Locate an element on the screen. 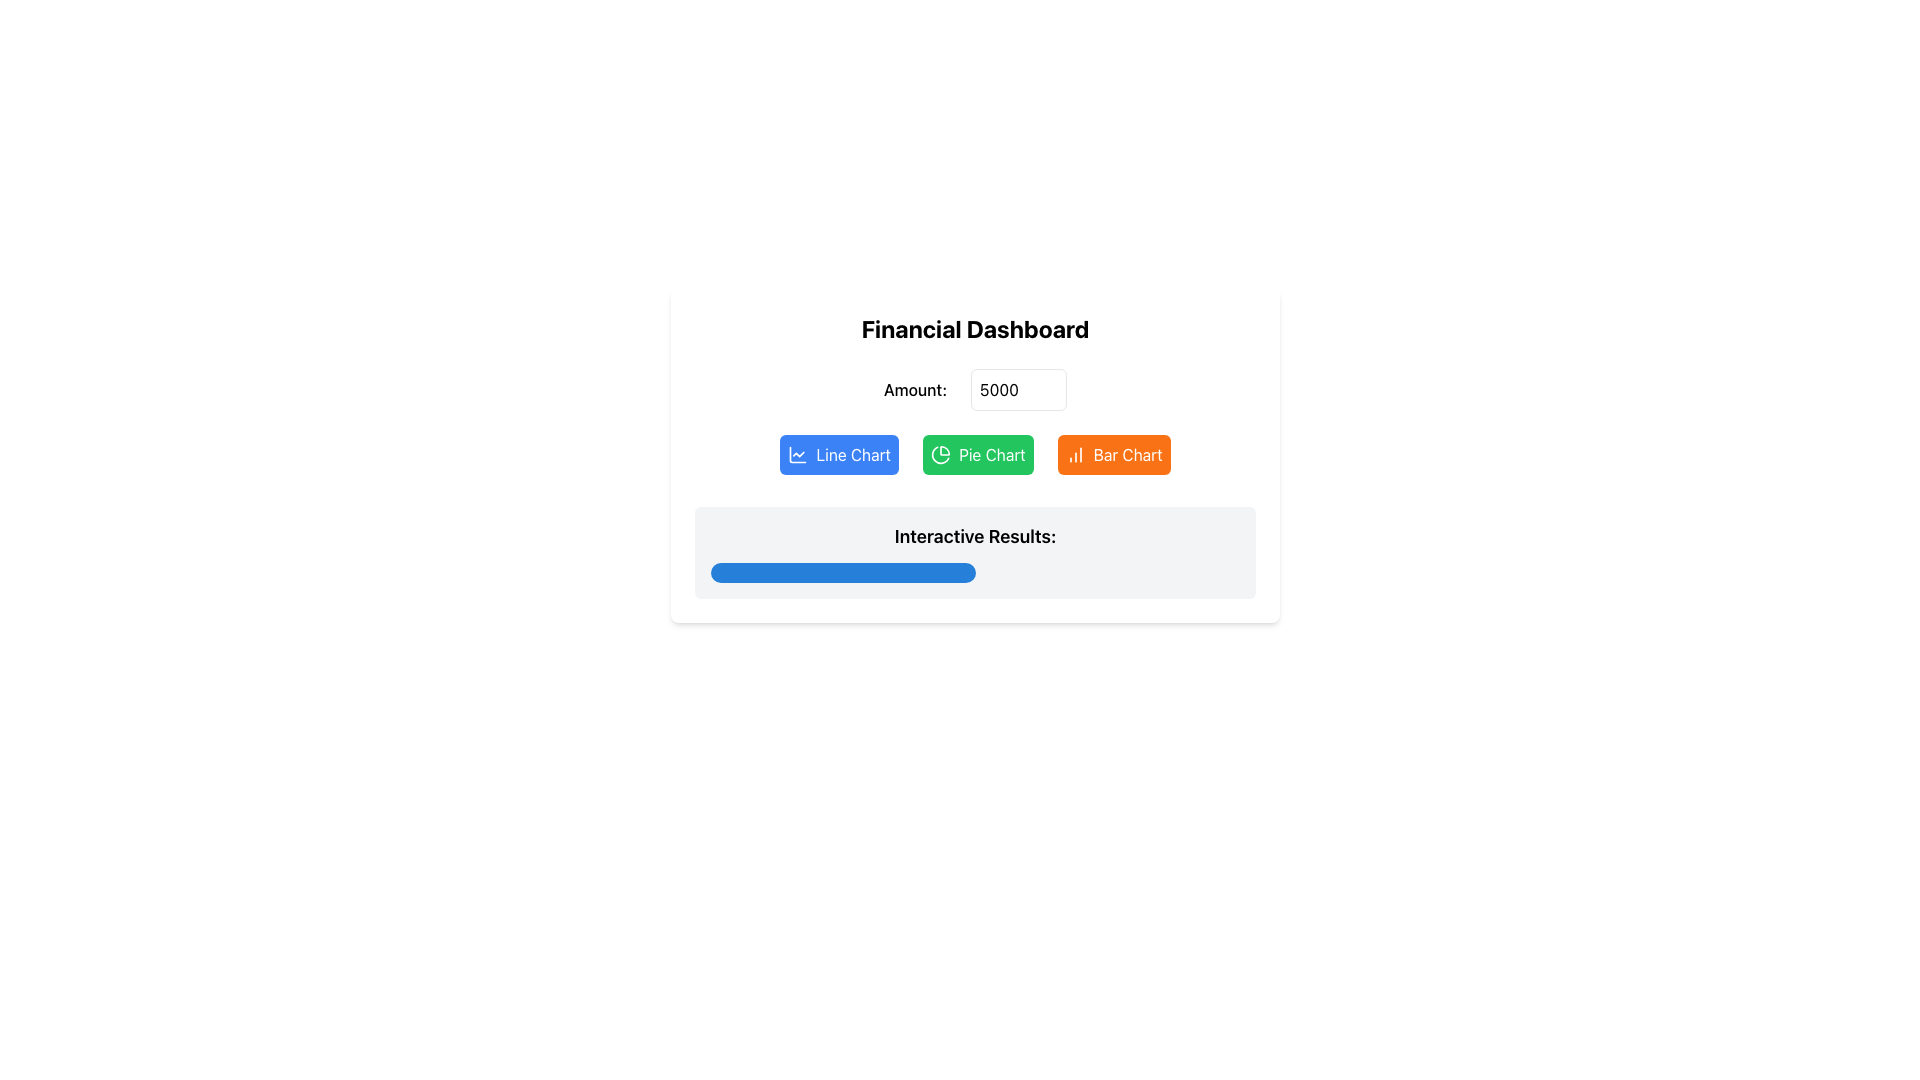 The width and height of the screenshot is (1920, 1080). the 'Line Chart' button which contains the line chart icon is located at coordinates (797, 455).